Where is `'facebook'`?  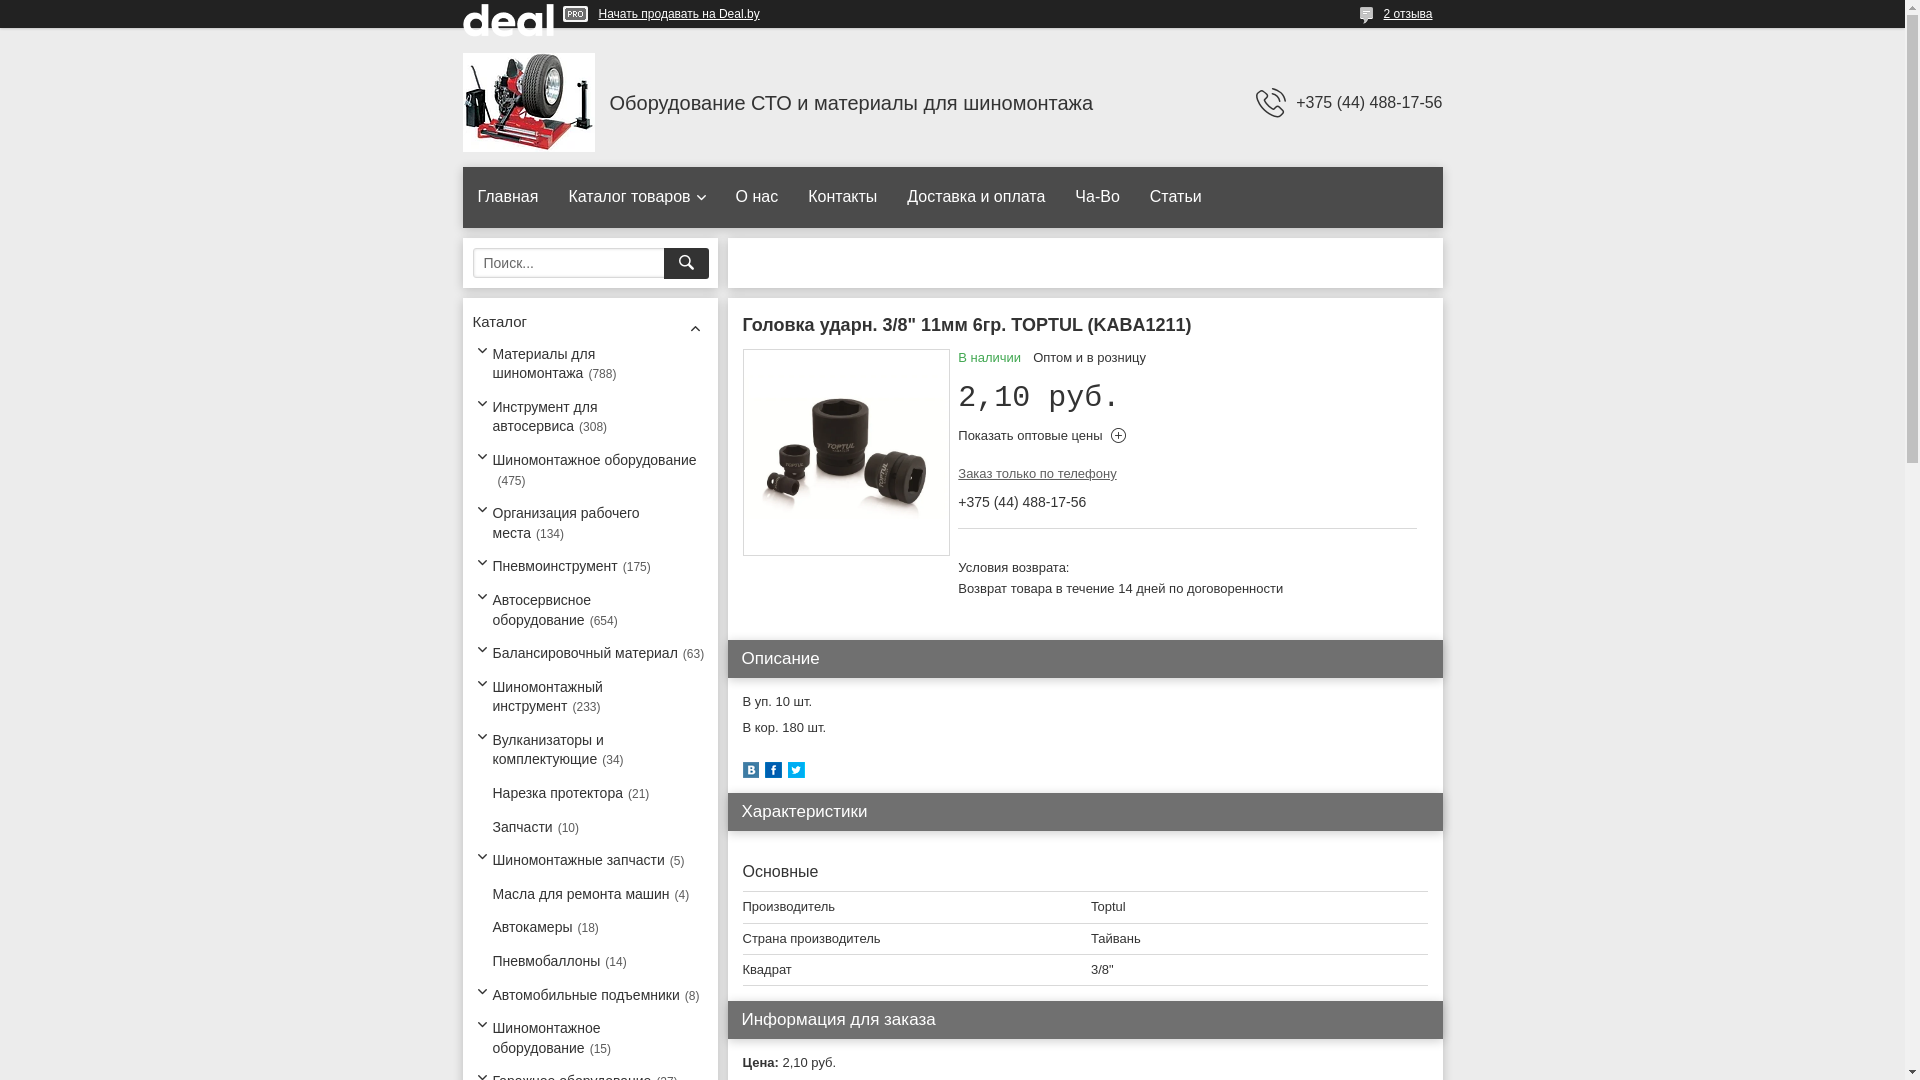
'facebook' is located at coordinates (771, 772).